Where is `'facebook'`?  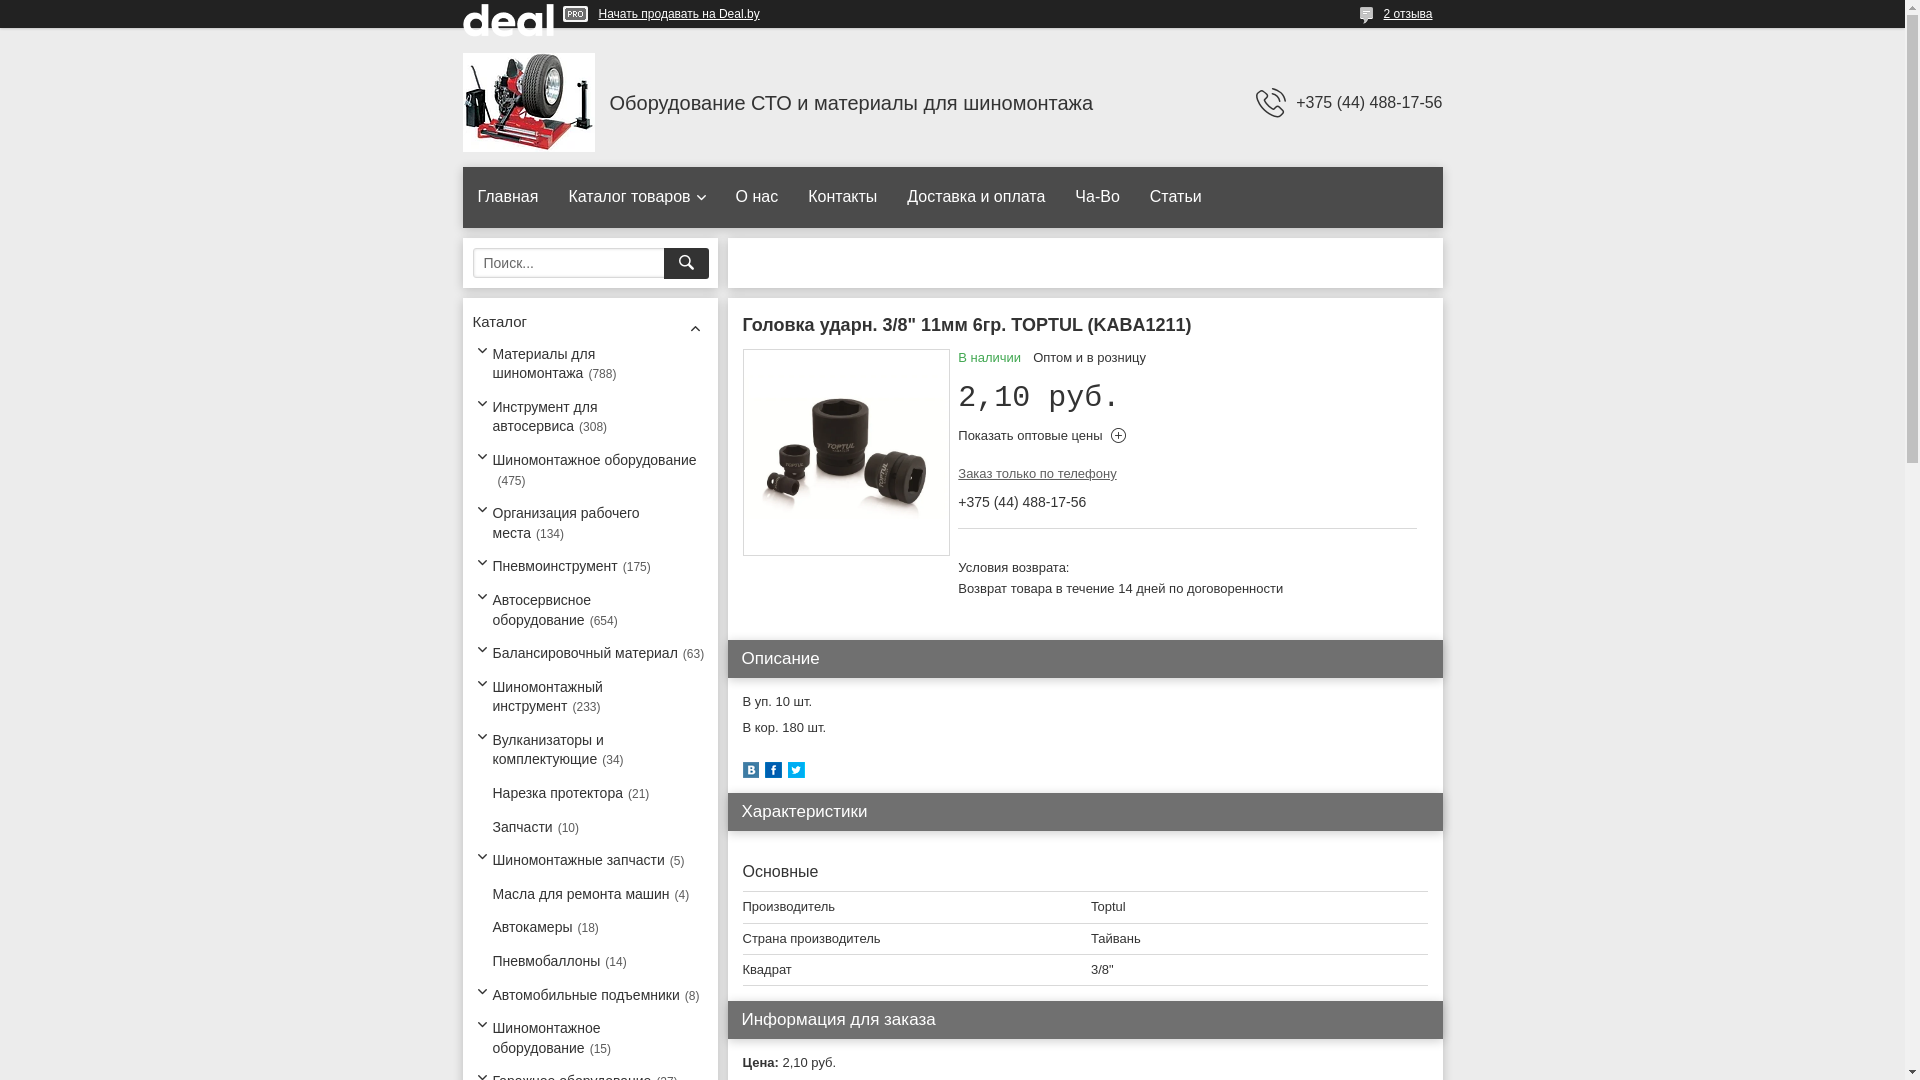
'facebook' is located at coordinates (771, 772).